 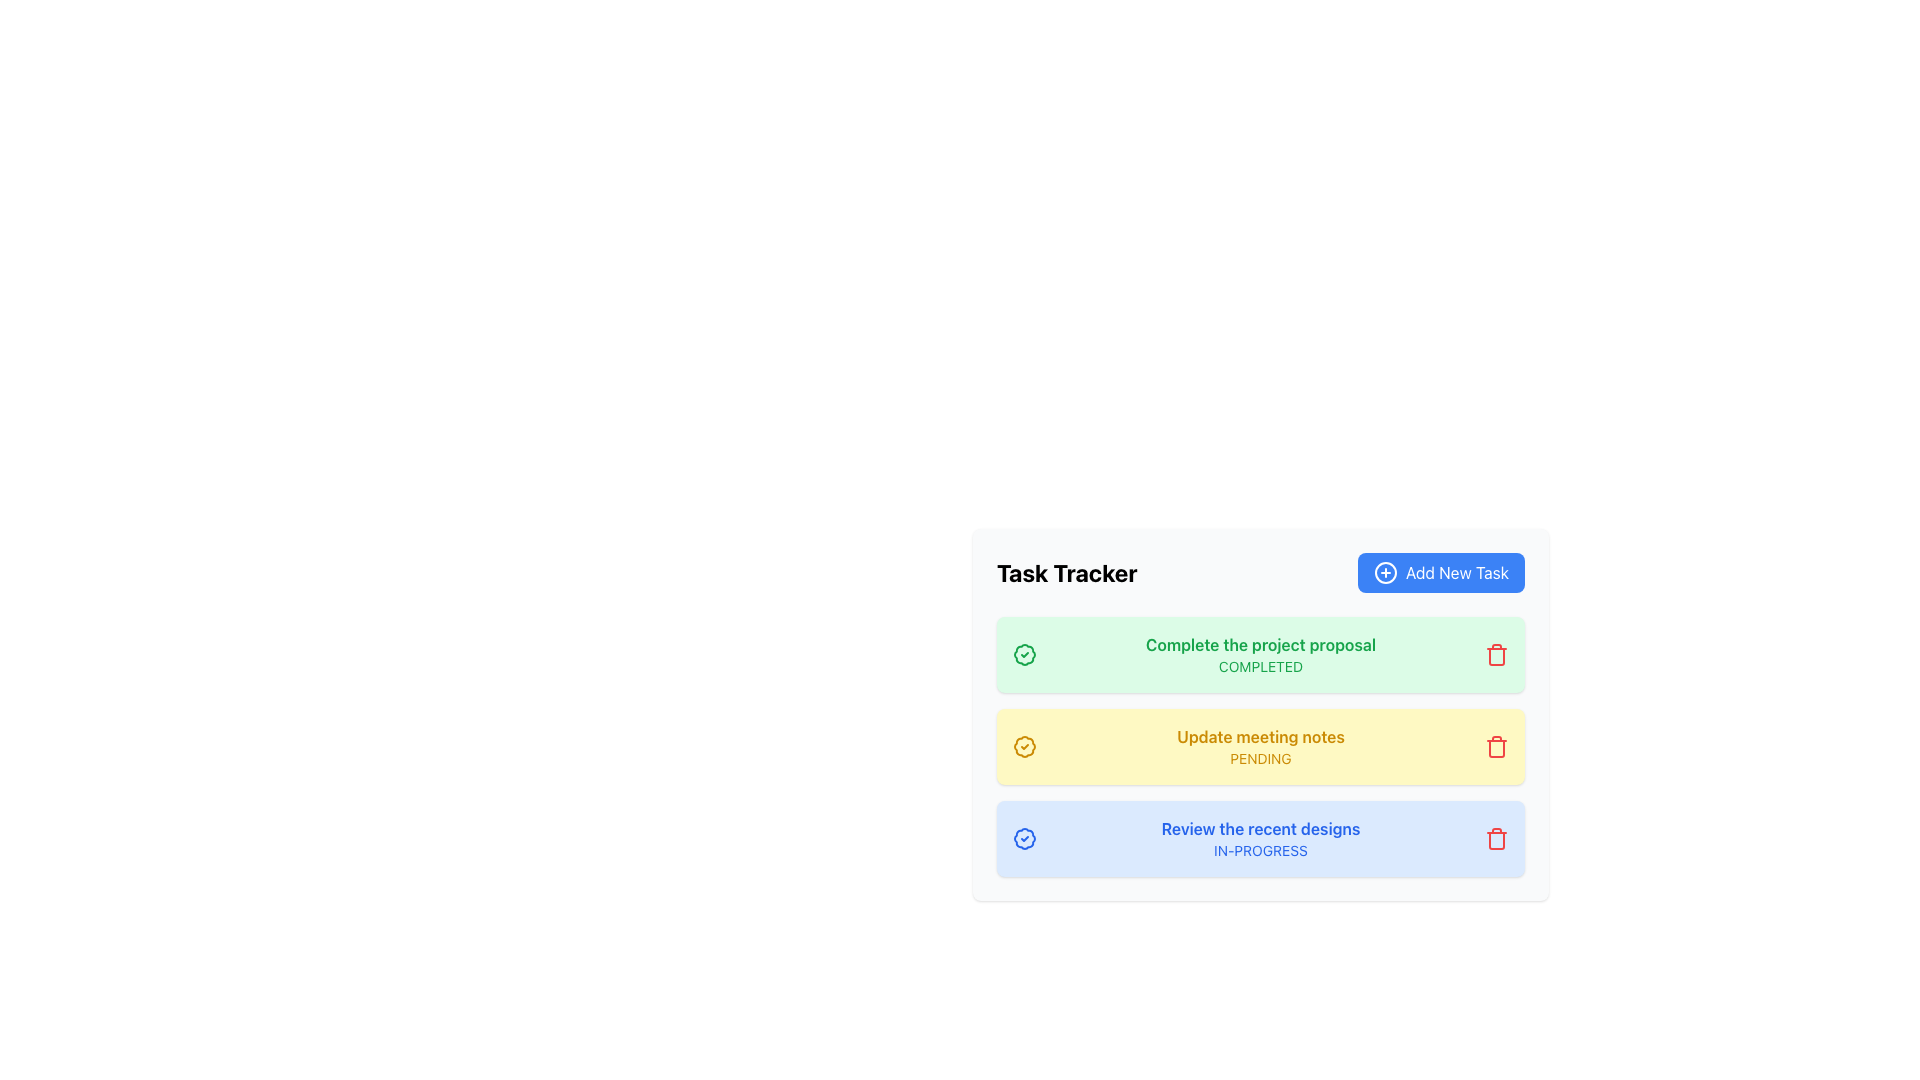 I want to click on the red trash bin icon button located at the right end of the highlighted yellow row labeled 'Update meeting notes', so click(x=1497, y=747).